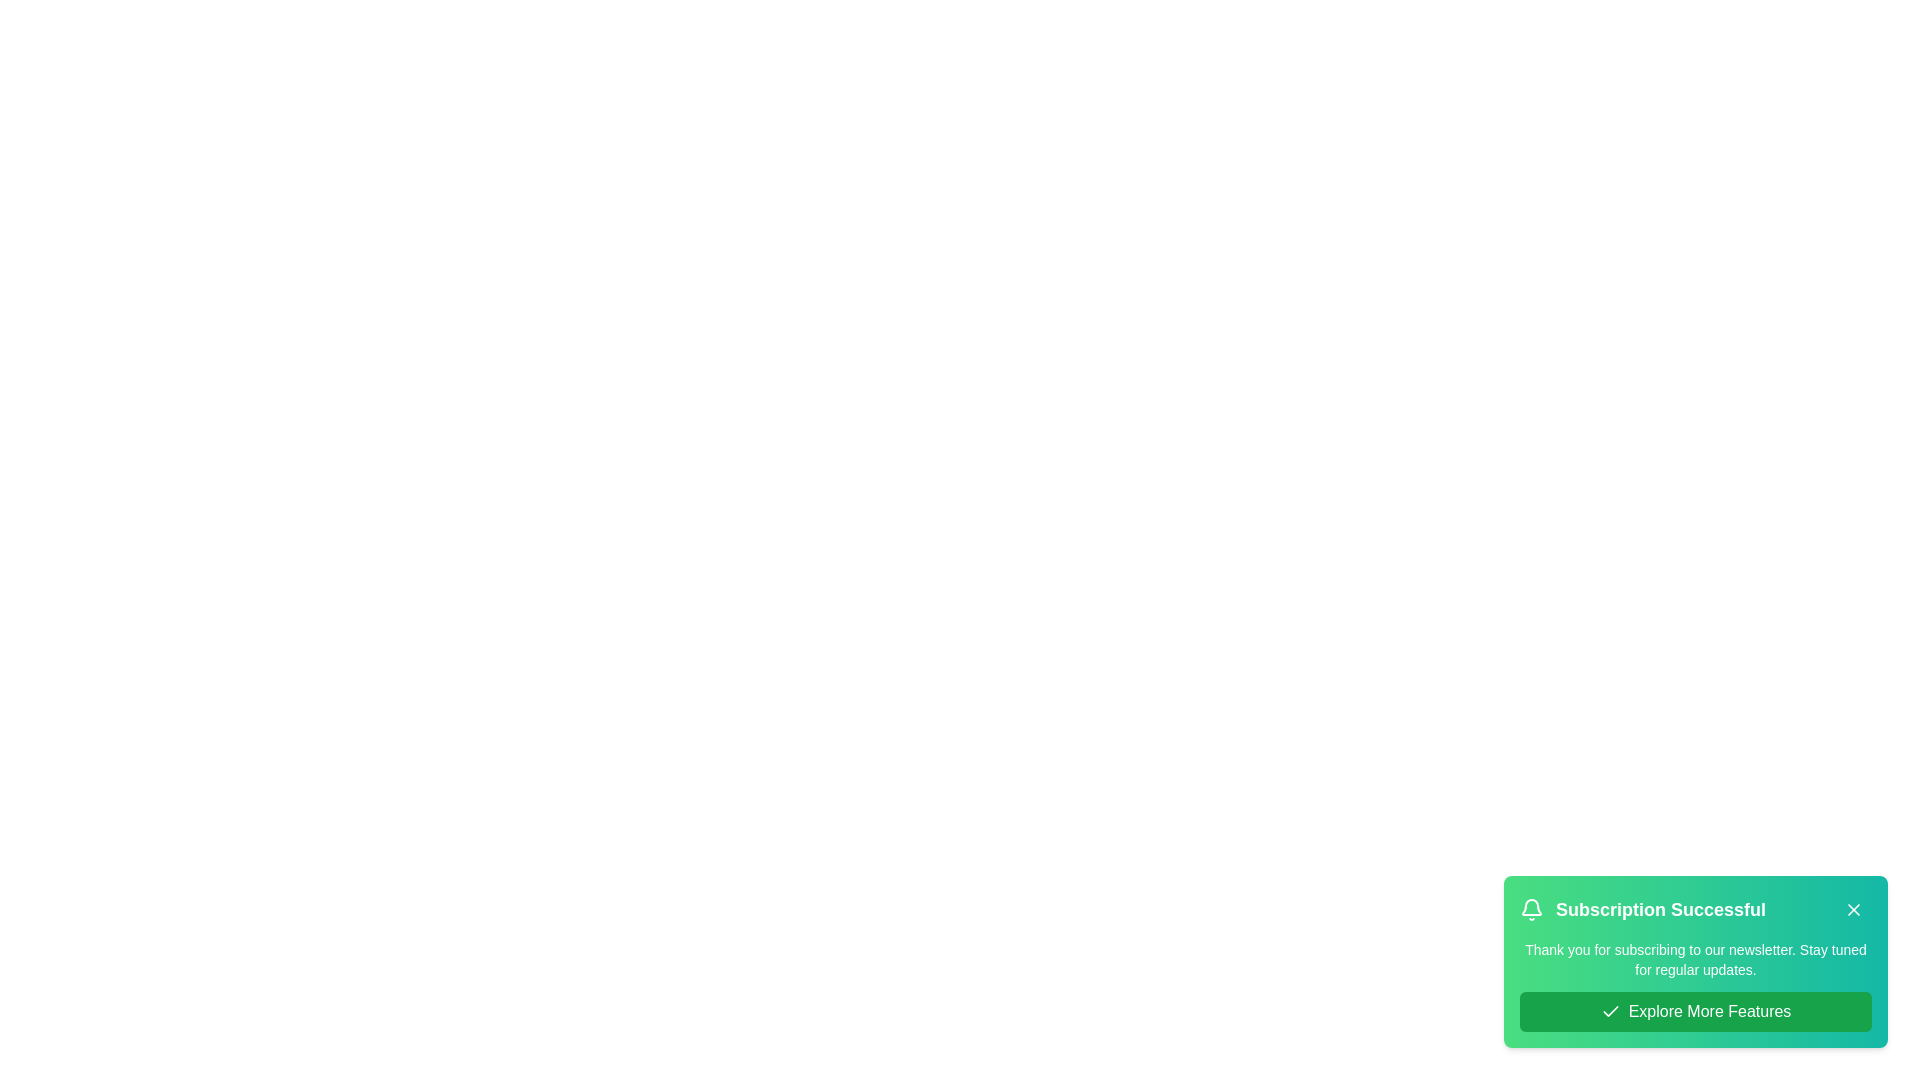  I want to click on the 'Explore More Features' button to trigger its action, so click(1694, 1011).